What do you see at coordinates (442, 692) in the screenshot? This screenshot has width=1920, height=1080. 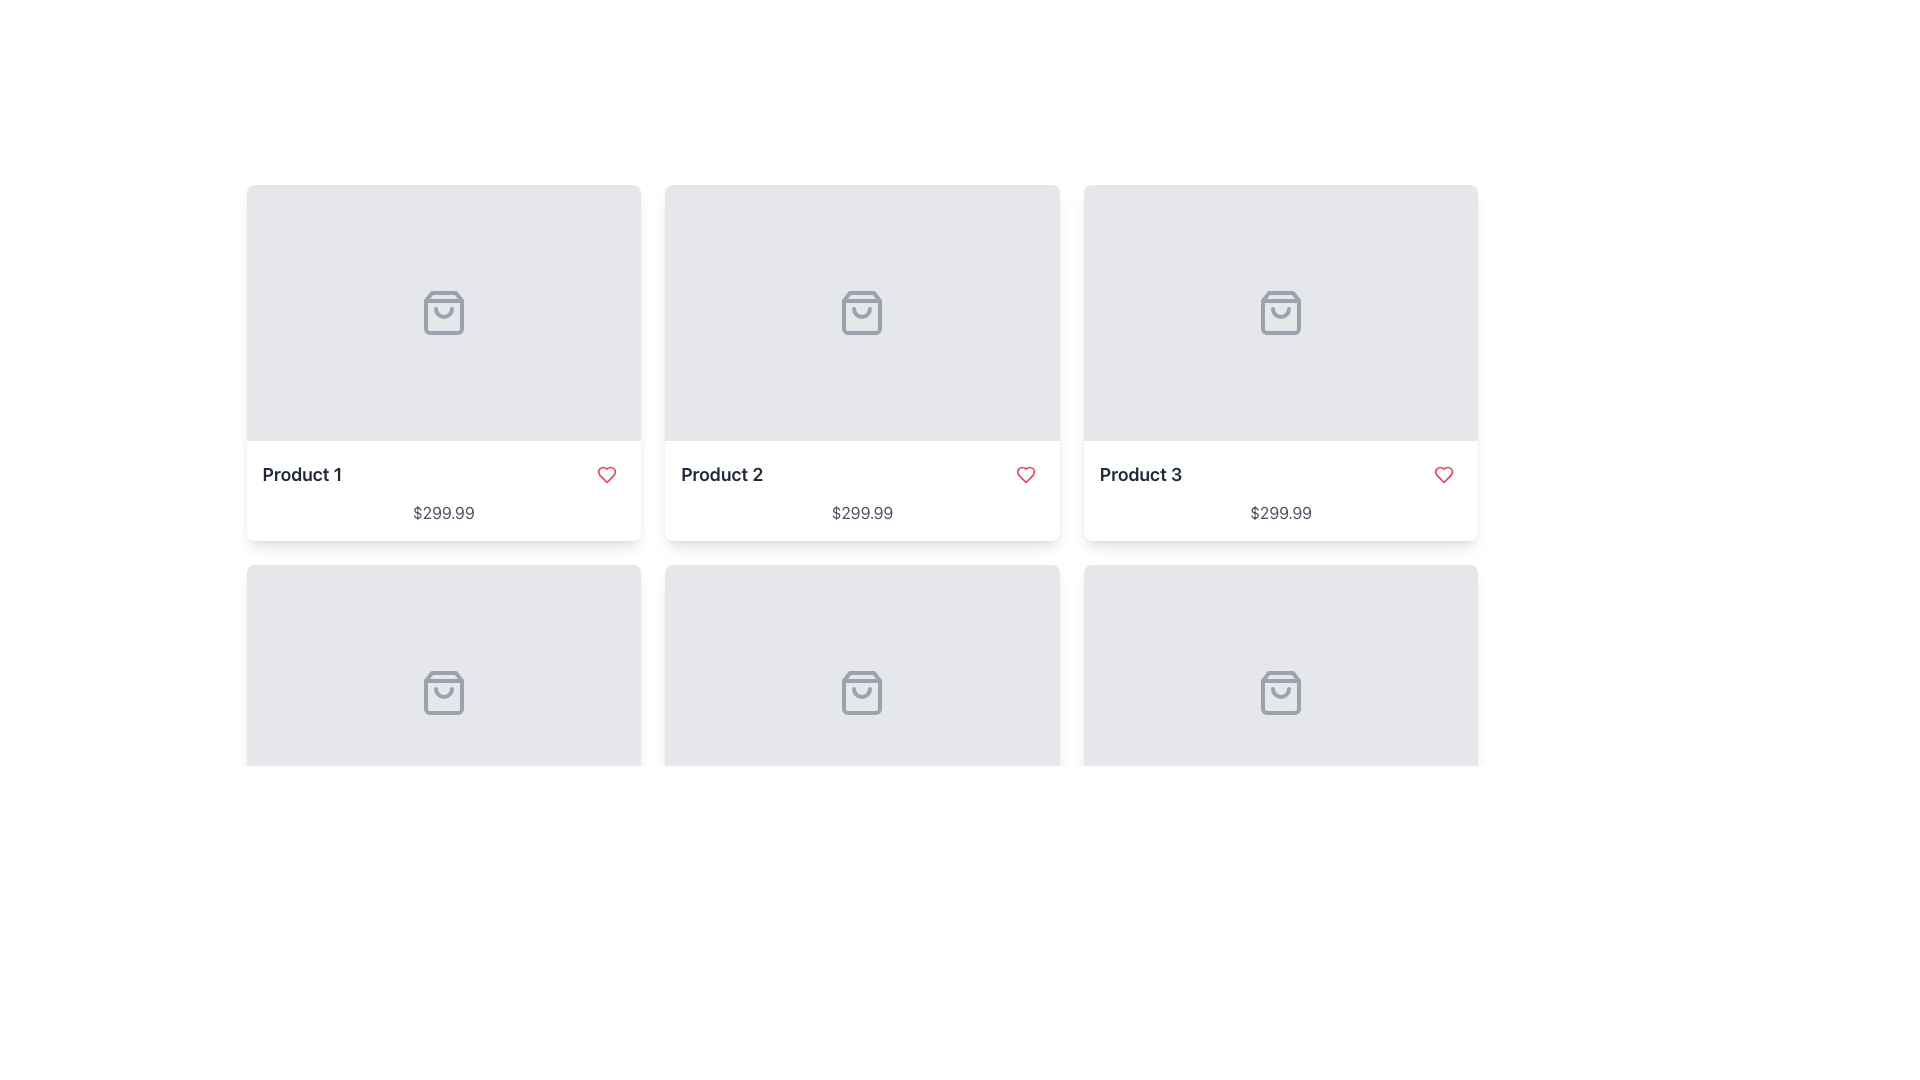 I see `the shopping bag icon, represented by a gray line art outline with a top handle` at bounding box center [442, 692].